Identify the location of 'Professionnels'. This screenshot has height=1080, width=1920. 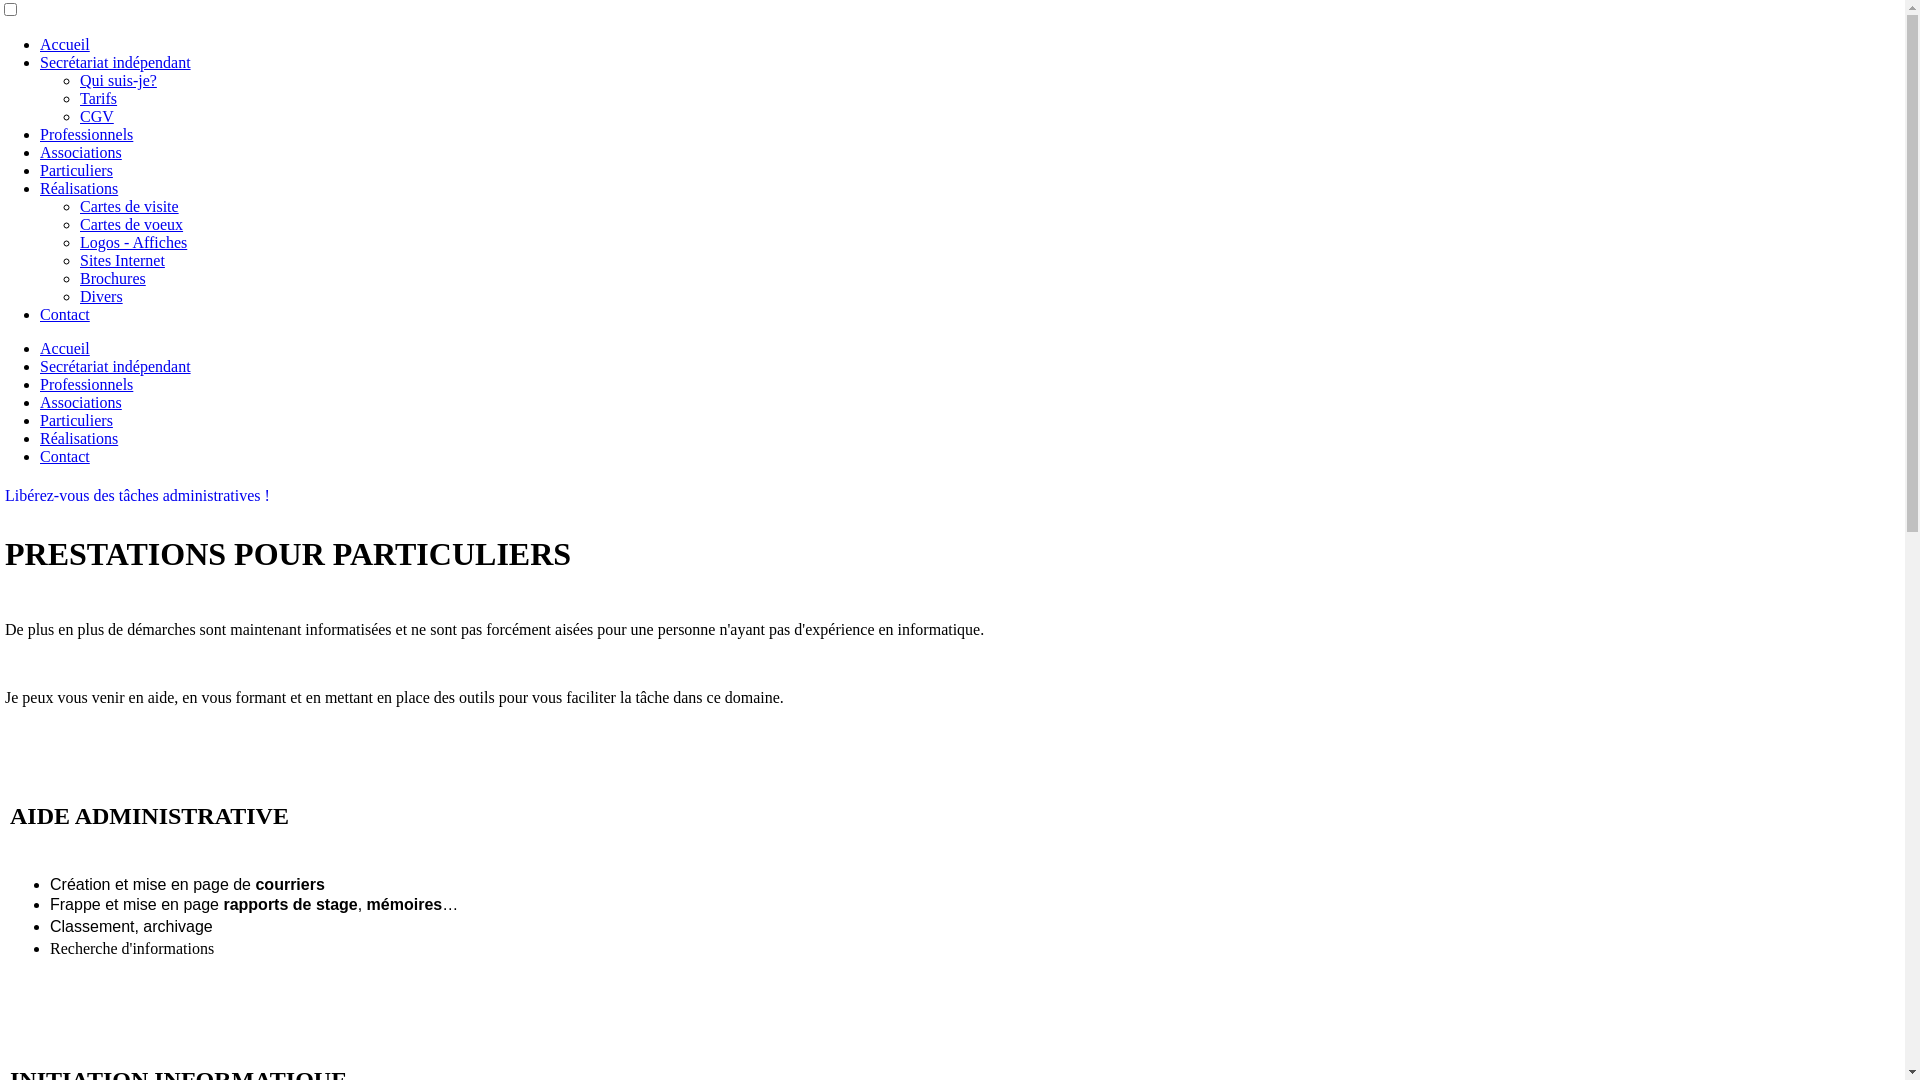
(39, 134).